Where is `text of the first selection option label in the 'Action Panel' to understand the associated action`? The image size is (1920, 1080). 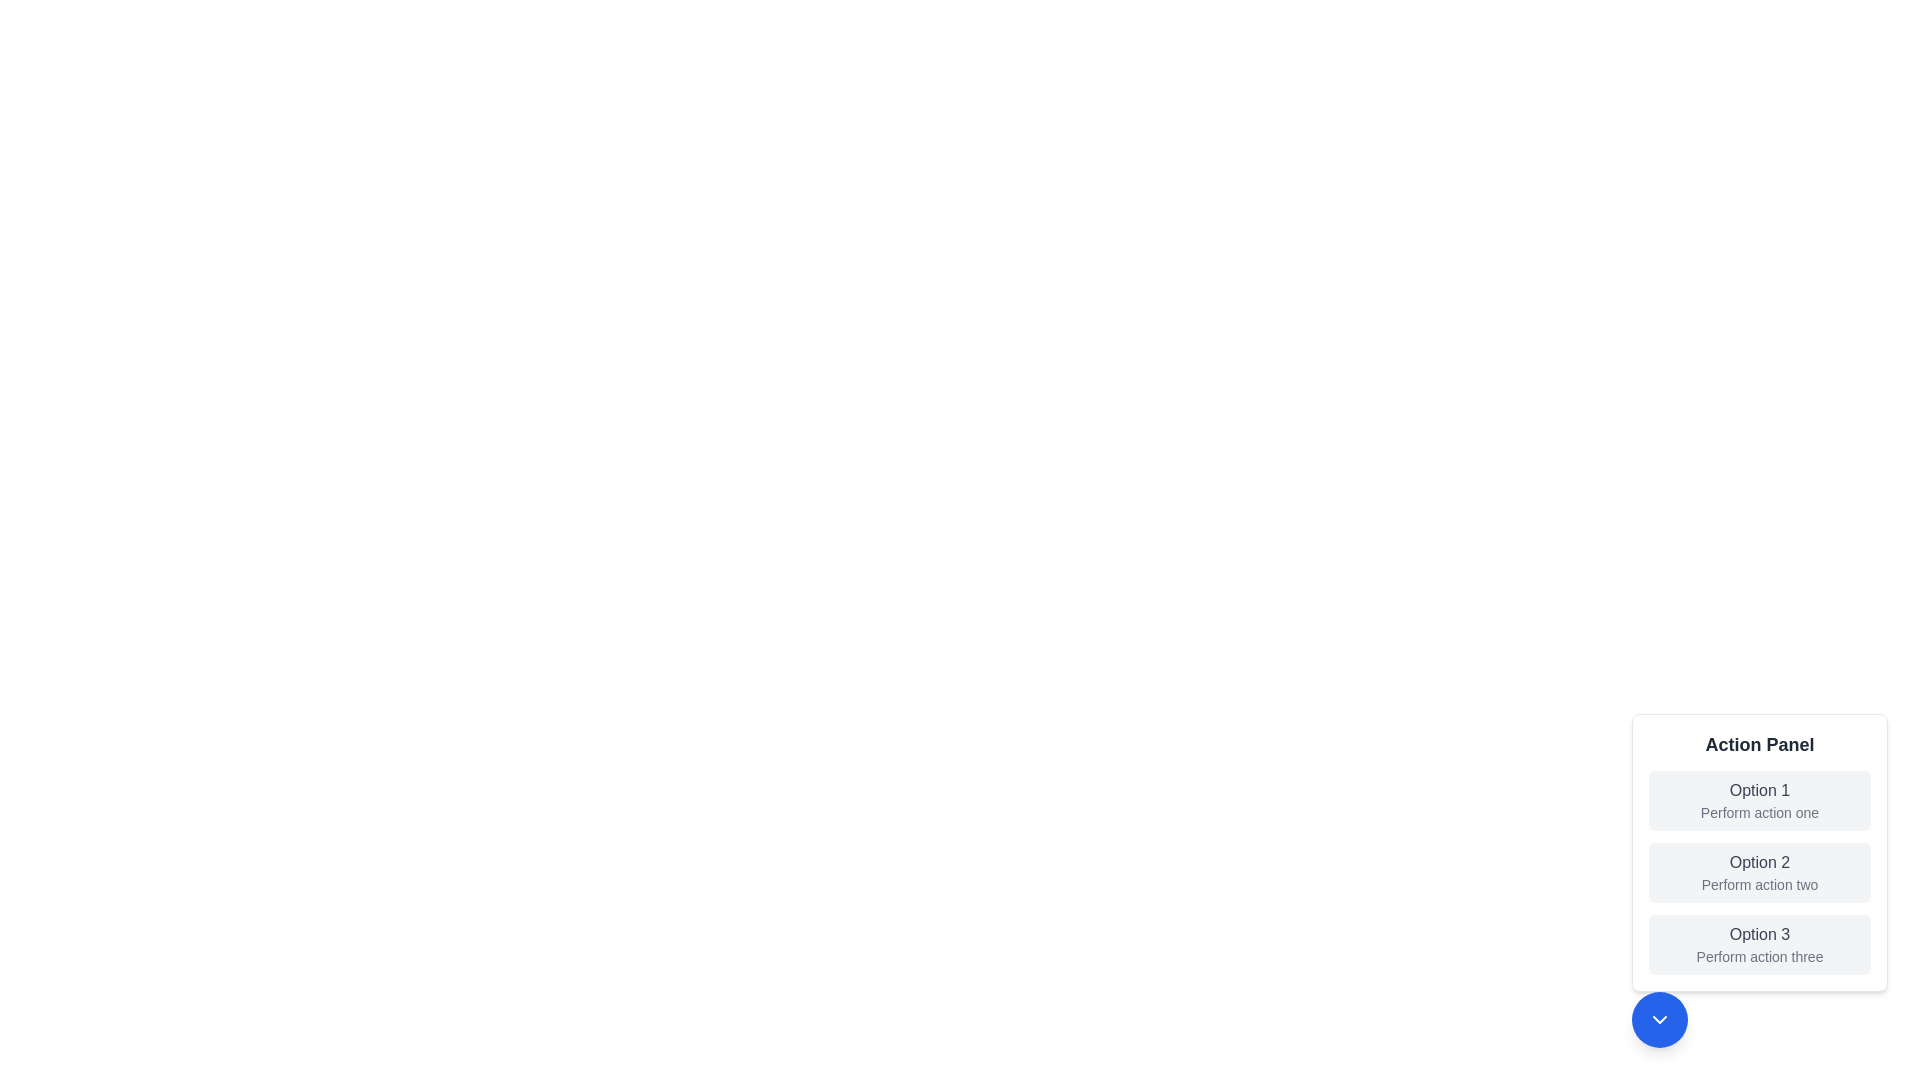
text of the first selection option label in the 'Action Panel' to understand the associated action is located at coordinates (1760, 789).